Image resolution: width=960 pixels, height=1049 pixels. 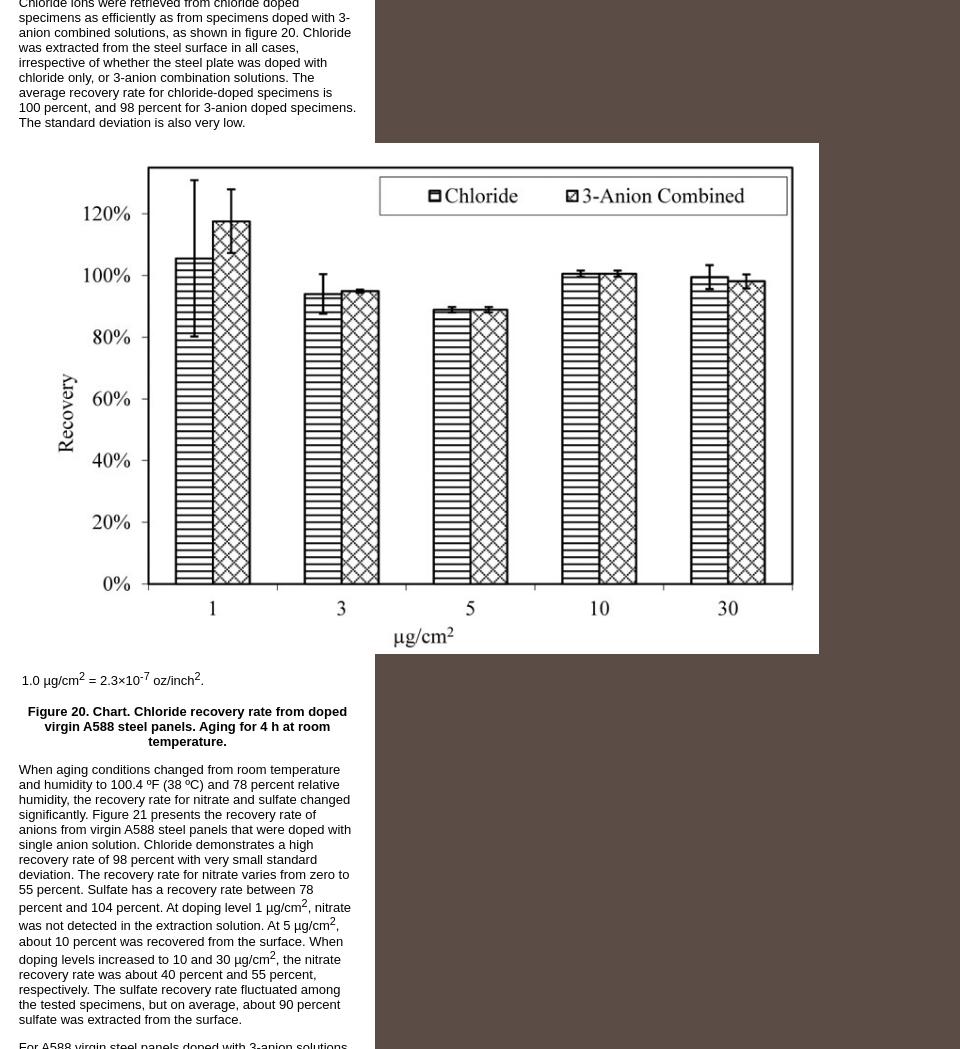 What do you see at coordinates (16, 988) in the screenshot?
I see `', the nitrate recovery rate was about 40 percent and 55 percent, respectively. The sulfate recovery rate fluctuated among the tested specimens, but on average, about 90 percent sulfate was extracted from the surface.'` at bounding box center [16, 988].